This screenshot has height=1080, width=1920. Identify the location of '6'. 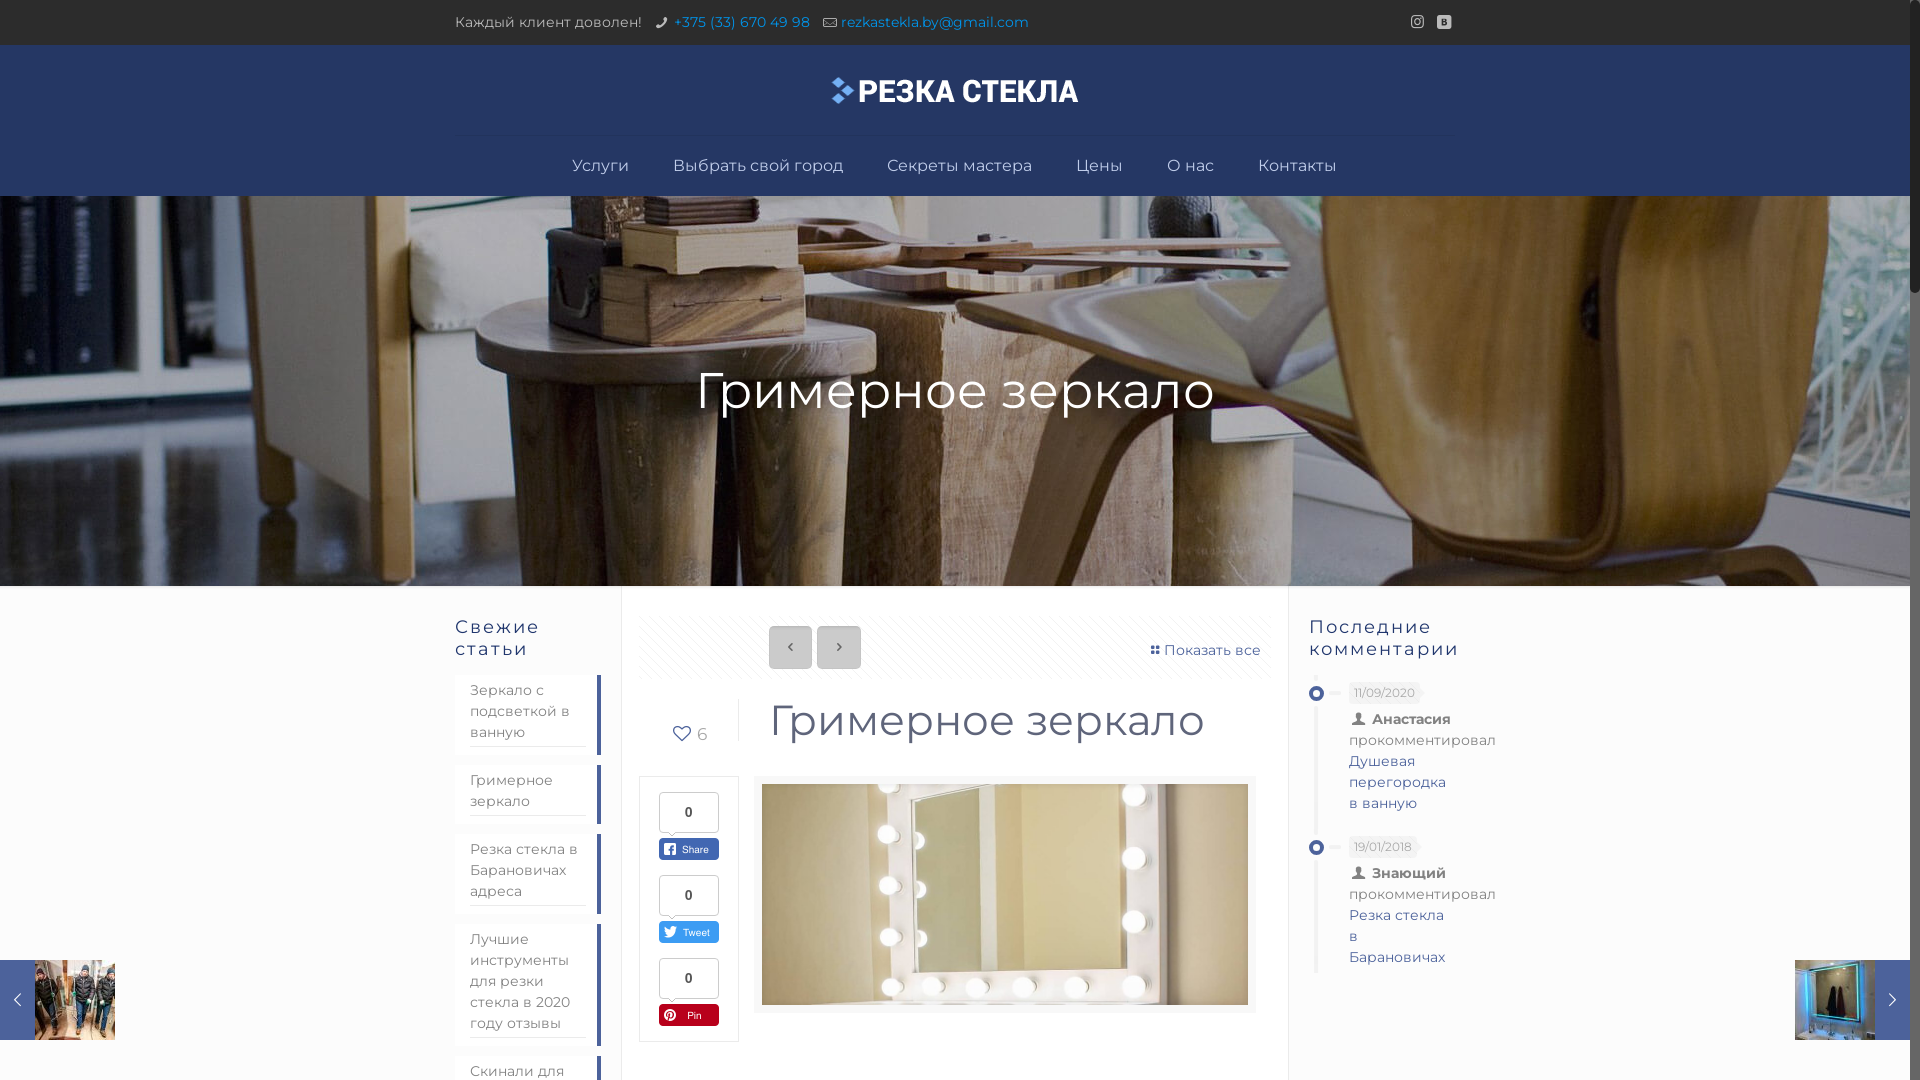
(668, 734).